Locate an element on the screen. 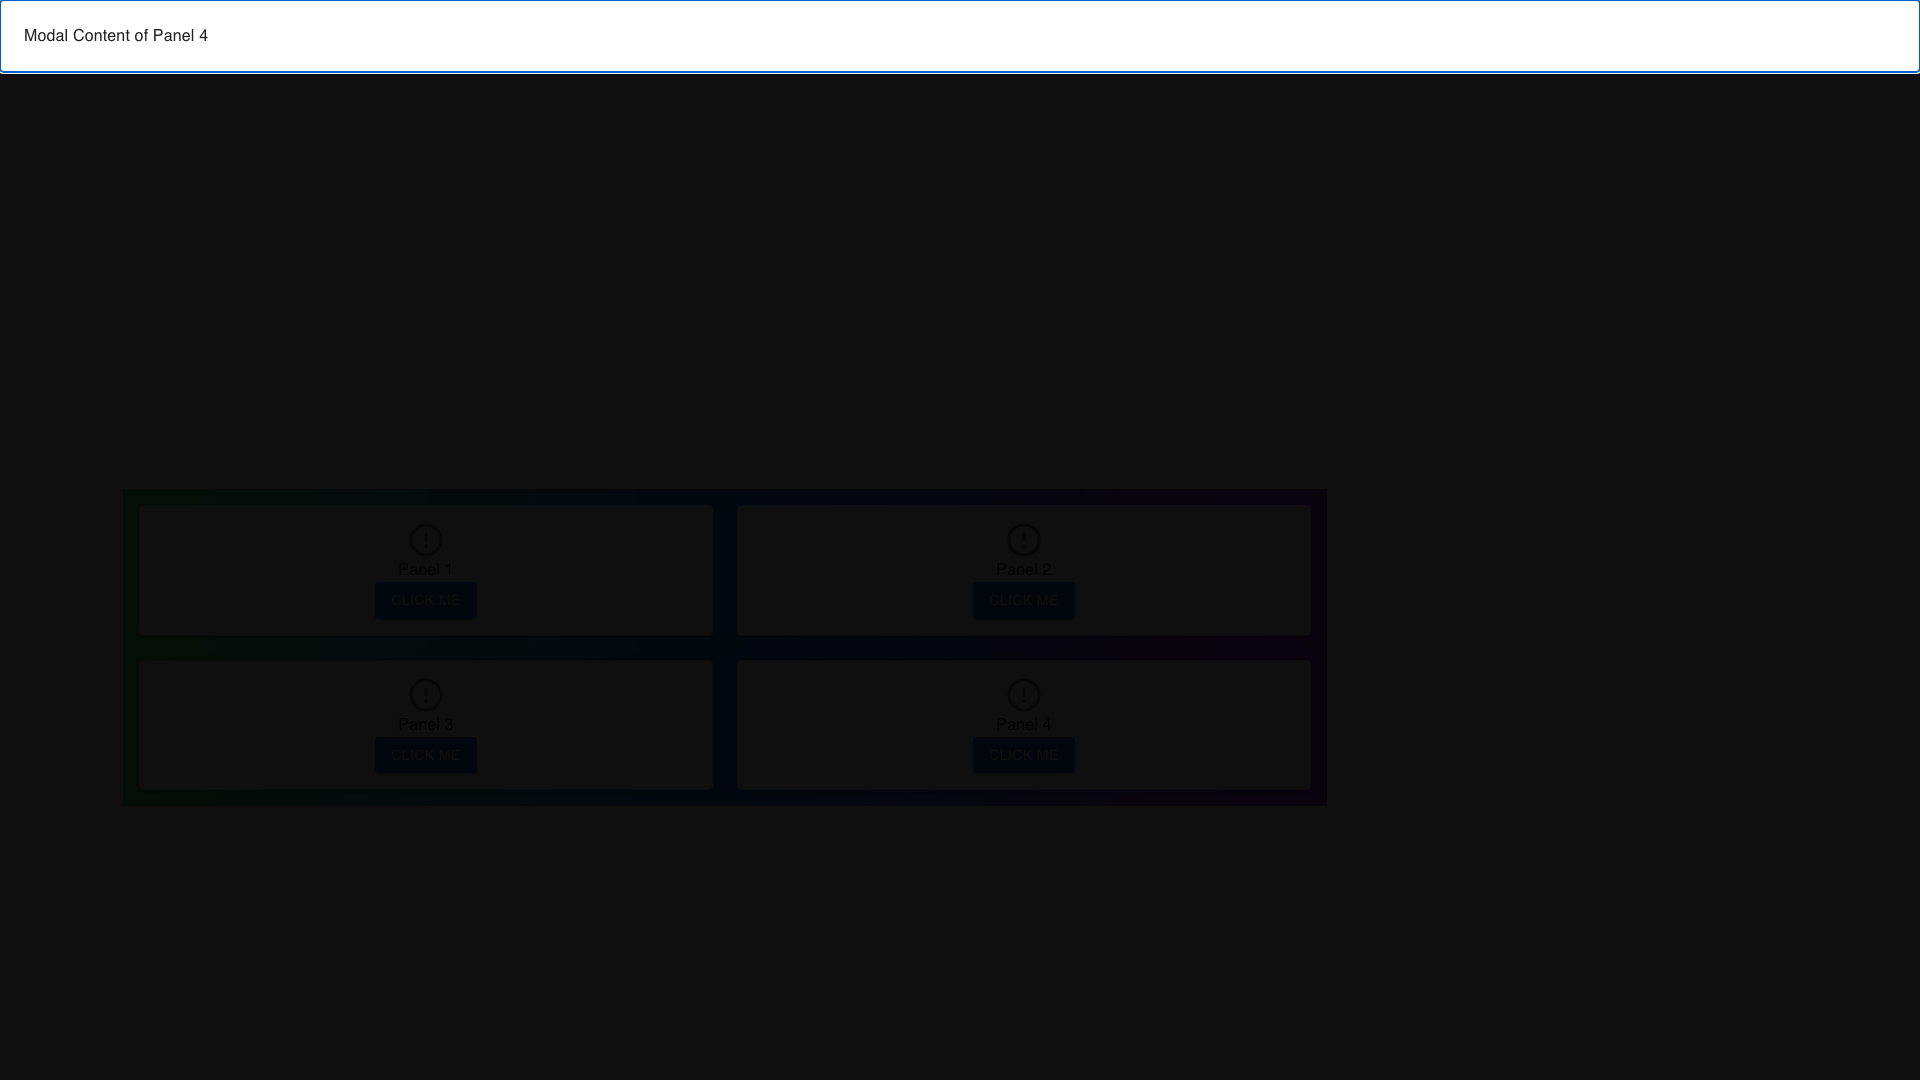 This screenshot has height=1080, width=1920. the 'Click Me' button located in Panel 4 is located at coordinates (1023, 754).